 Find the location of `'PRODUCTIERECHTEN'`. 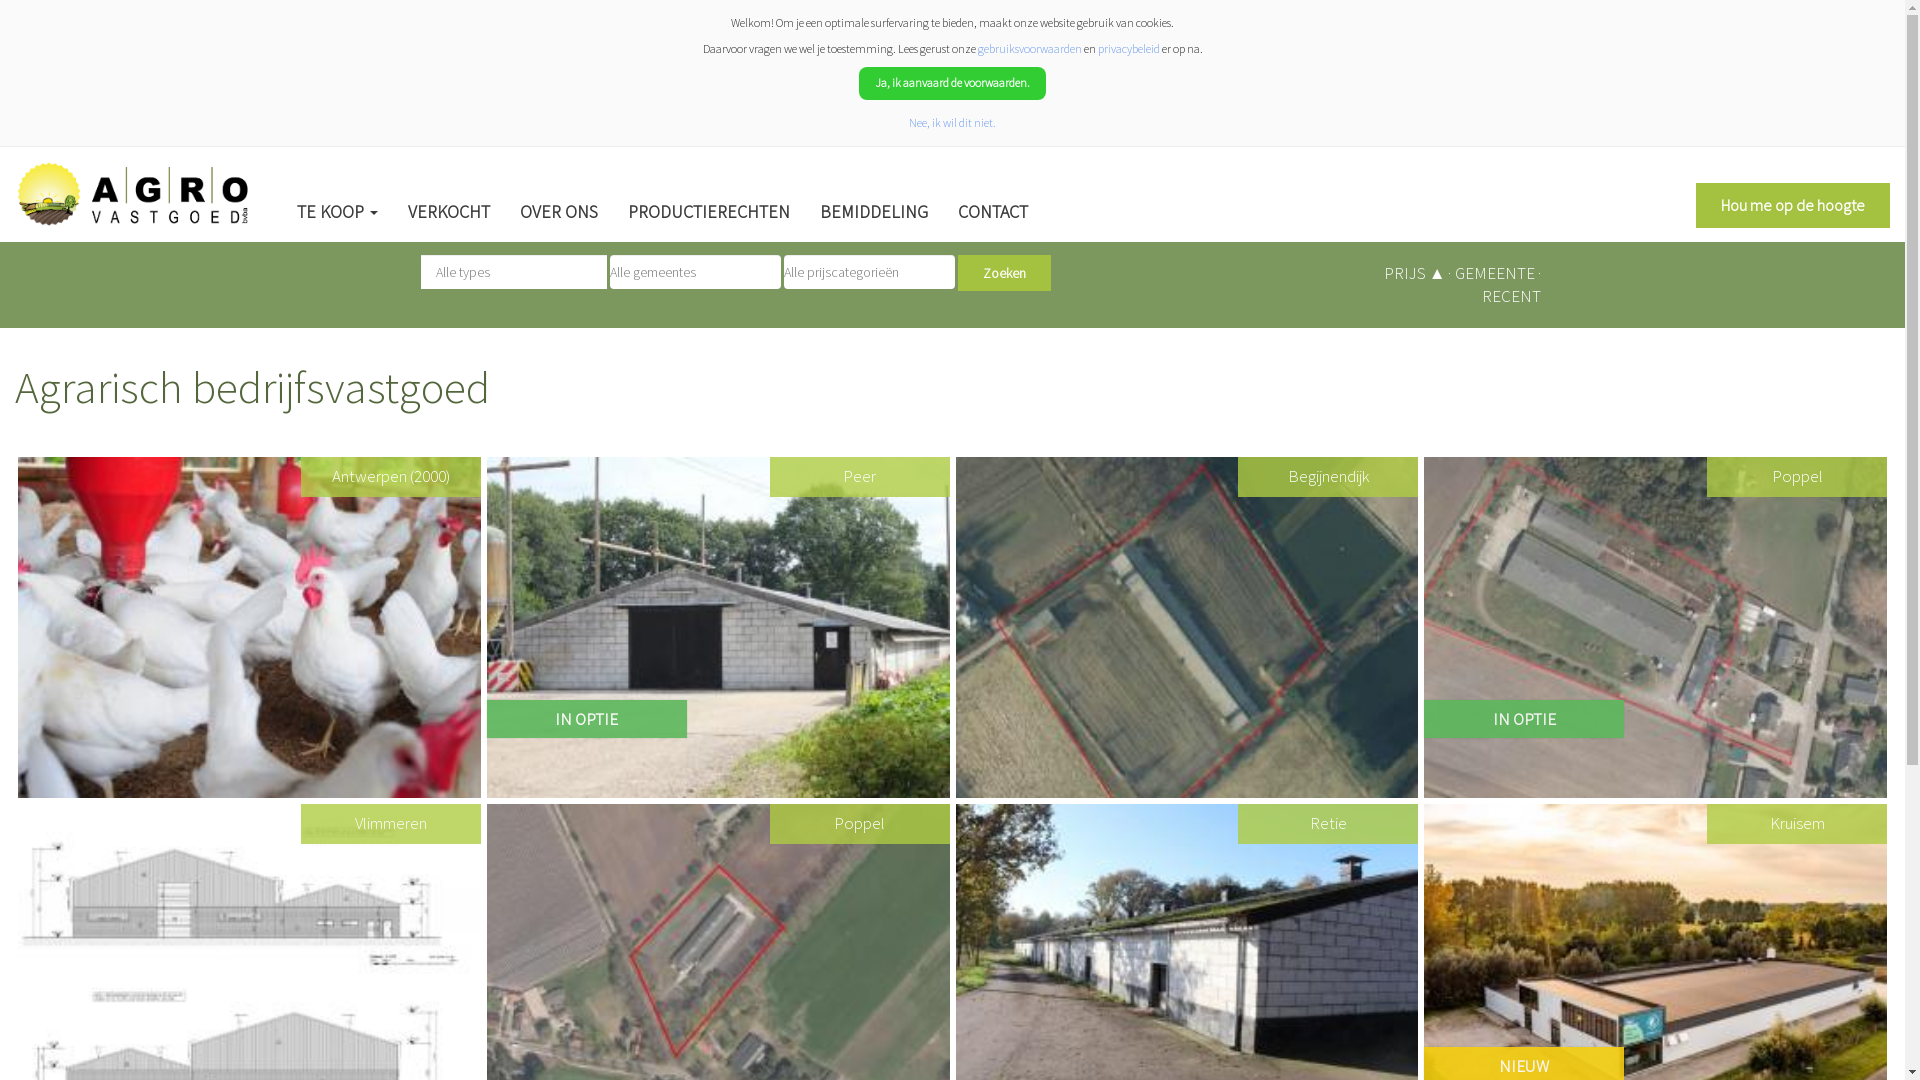

'PRODUCTIERECHTEN' is located at coordinates (612, 212).